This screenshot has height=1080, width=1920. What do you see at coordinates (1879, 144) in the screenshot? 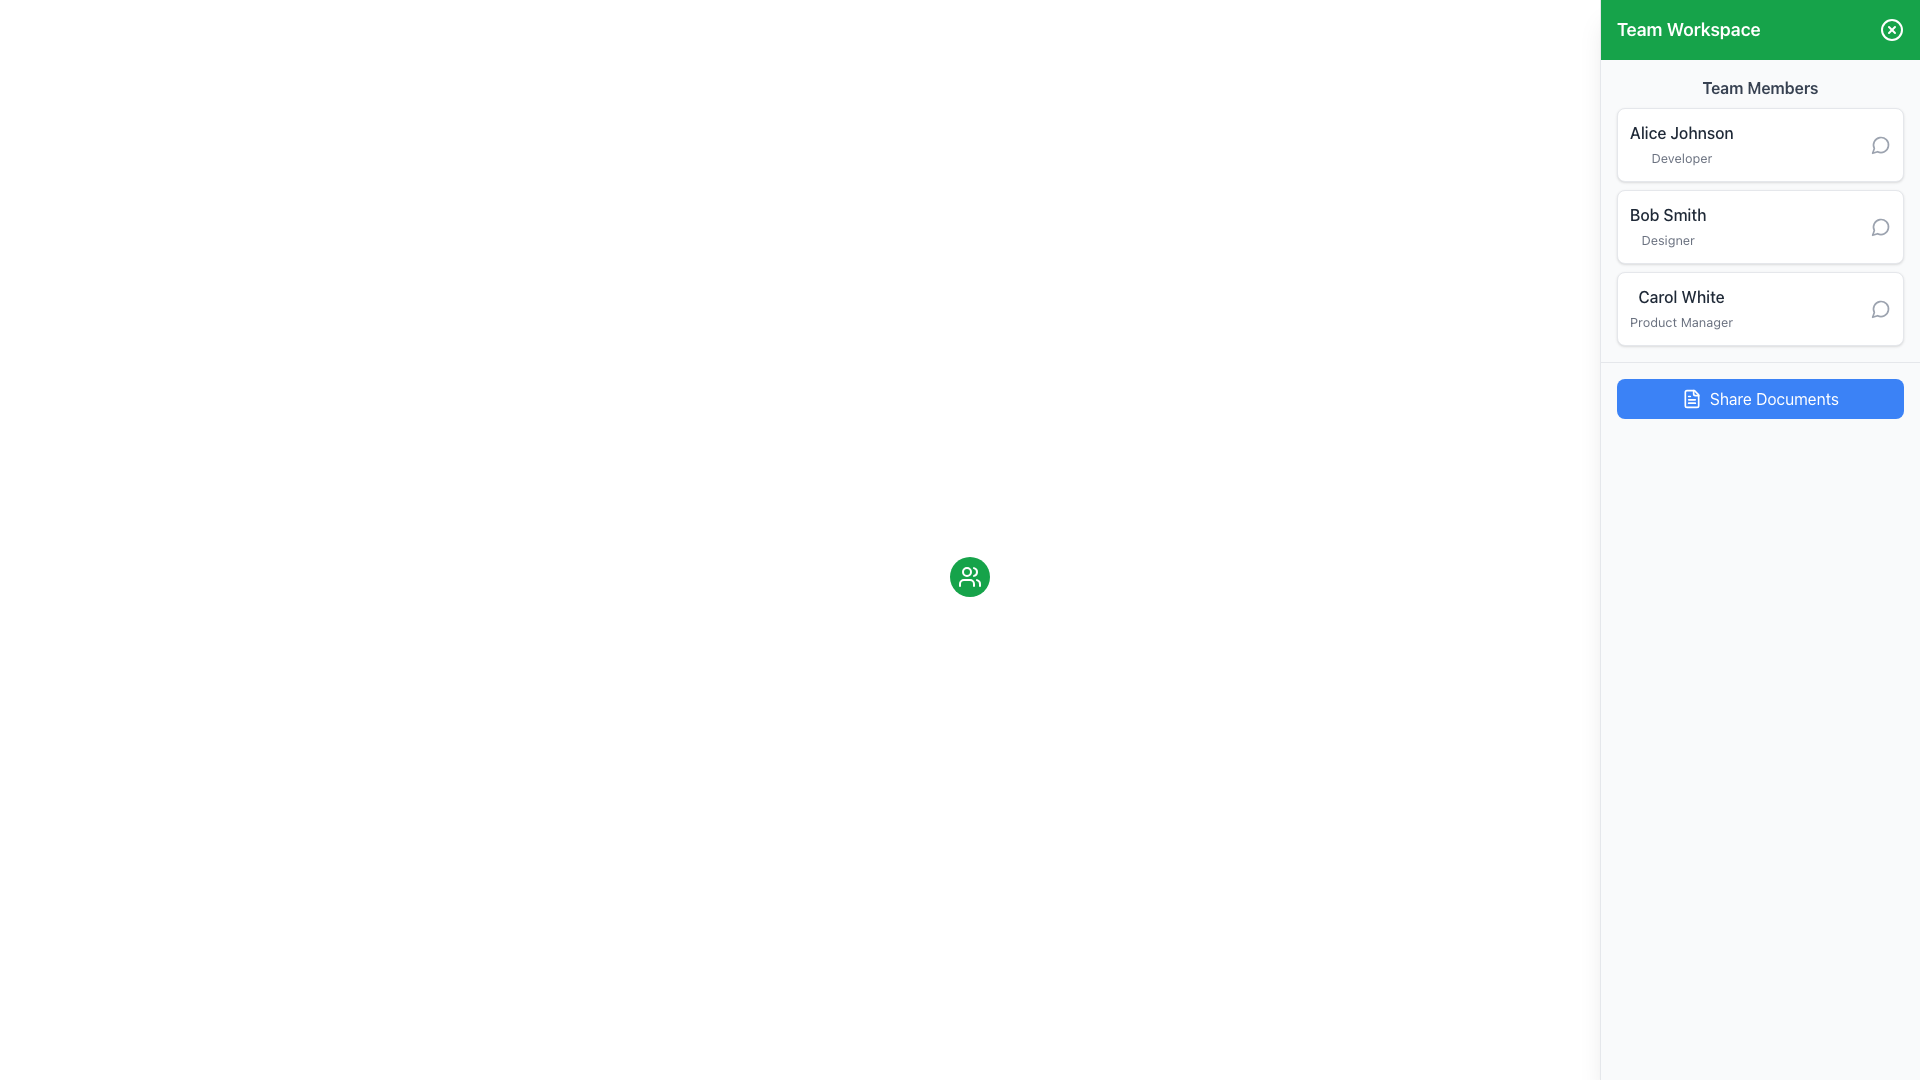
I see `the interactive chat icon for 'Alice Johnson' located on the far right side of her entry in the 'Team Members' section to initiate a chat` at bounding box center [1879, 144].